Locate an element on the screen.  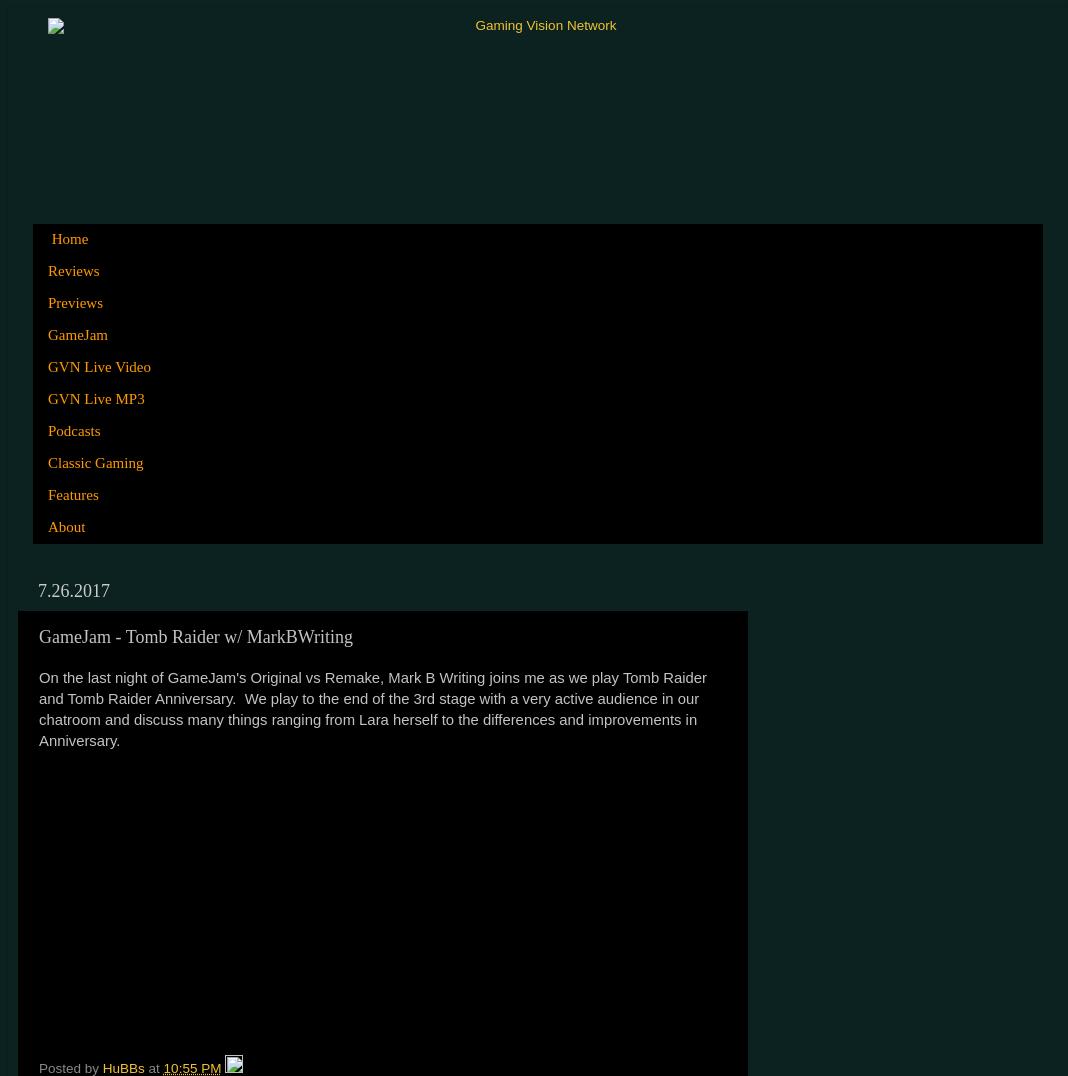
'GameJam - Tomb Raider w/ MarkBWriting' is located at coordinates (195, 635).